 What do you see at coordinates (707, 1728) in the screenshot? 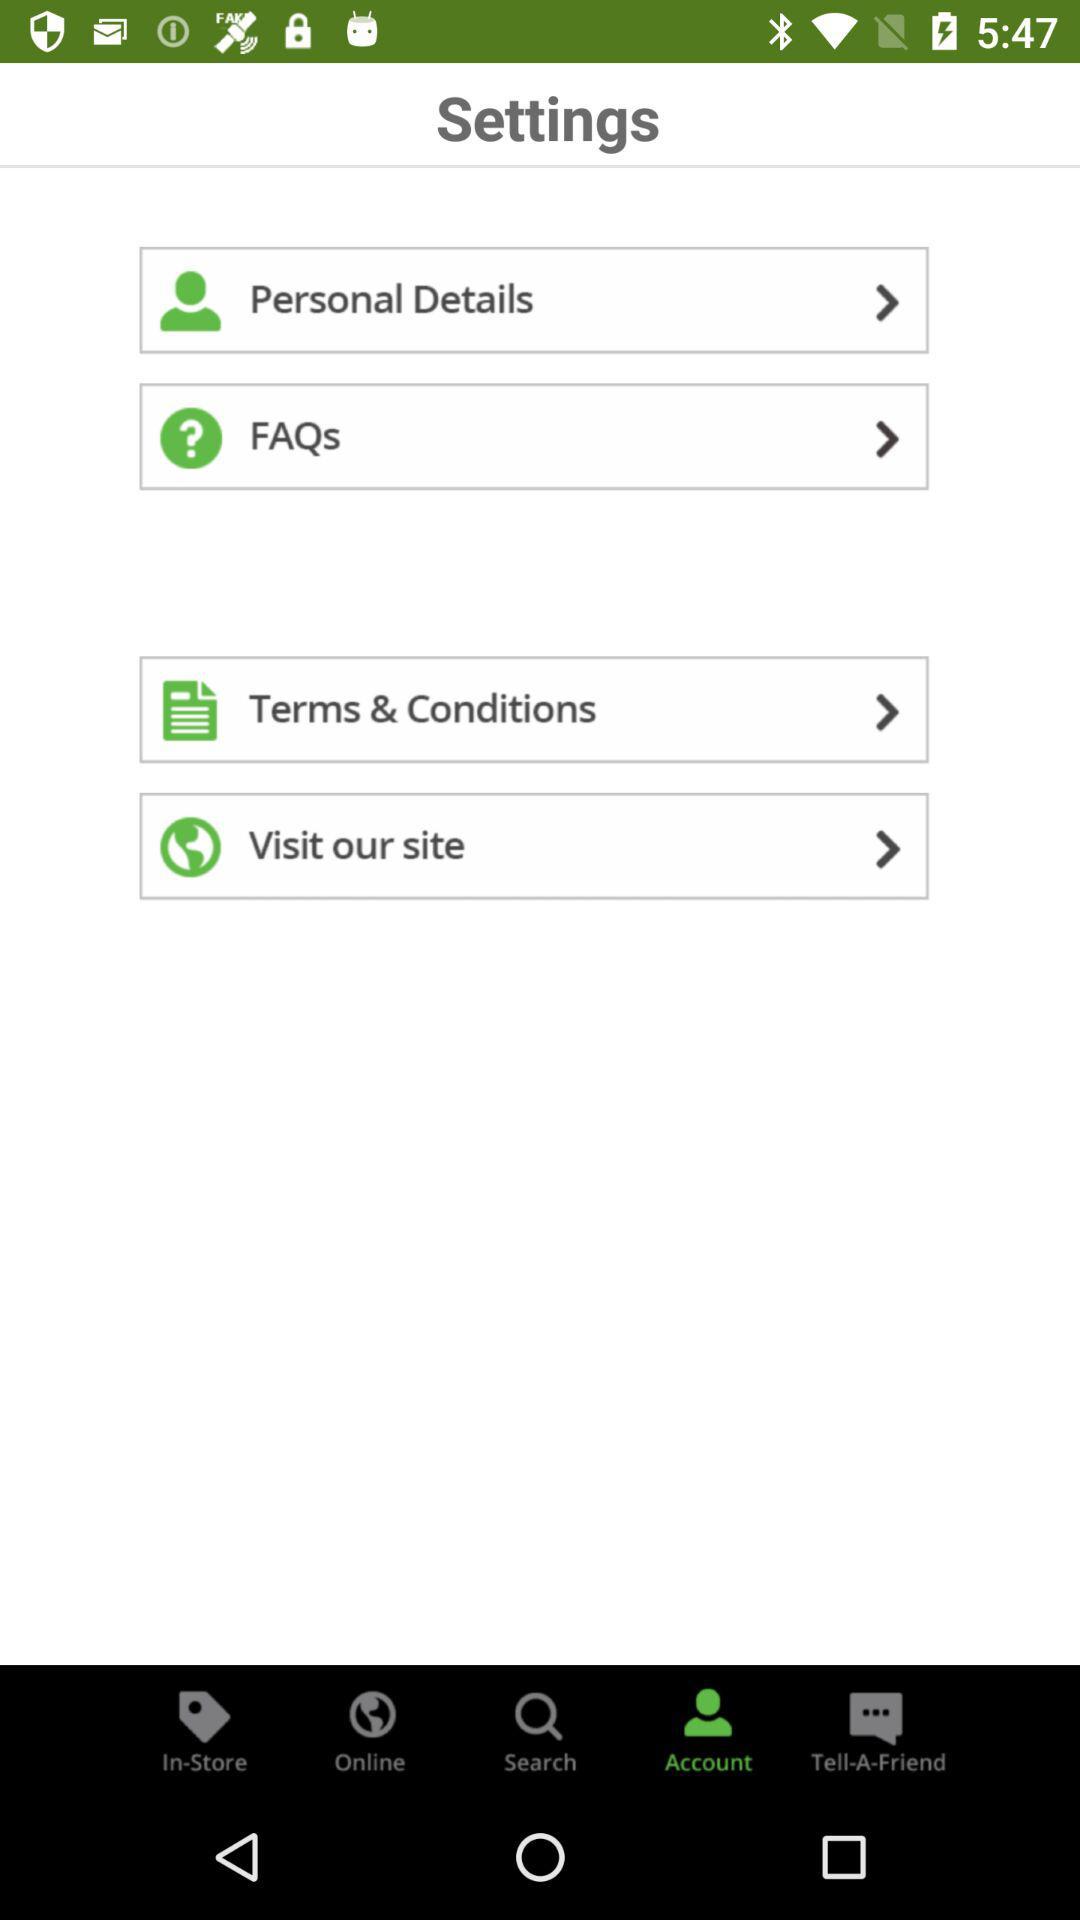
I see `the avatar icon` at bounding box center [707, 1728].